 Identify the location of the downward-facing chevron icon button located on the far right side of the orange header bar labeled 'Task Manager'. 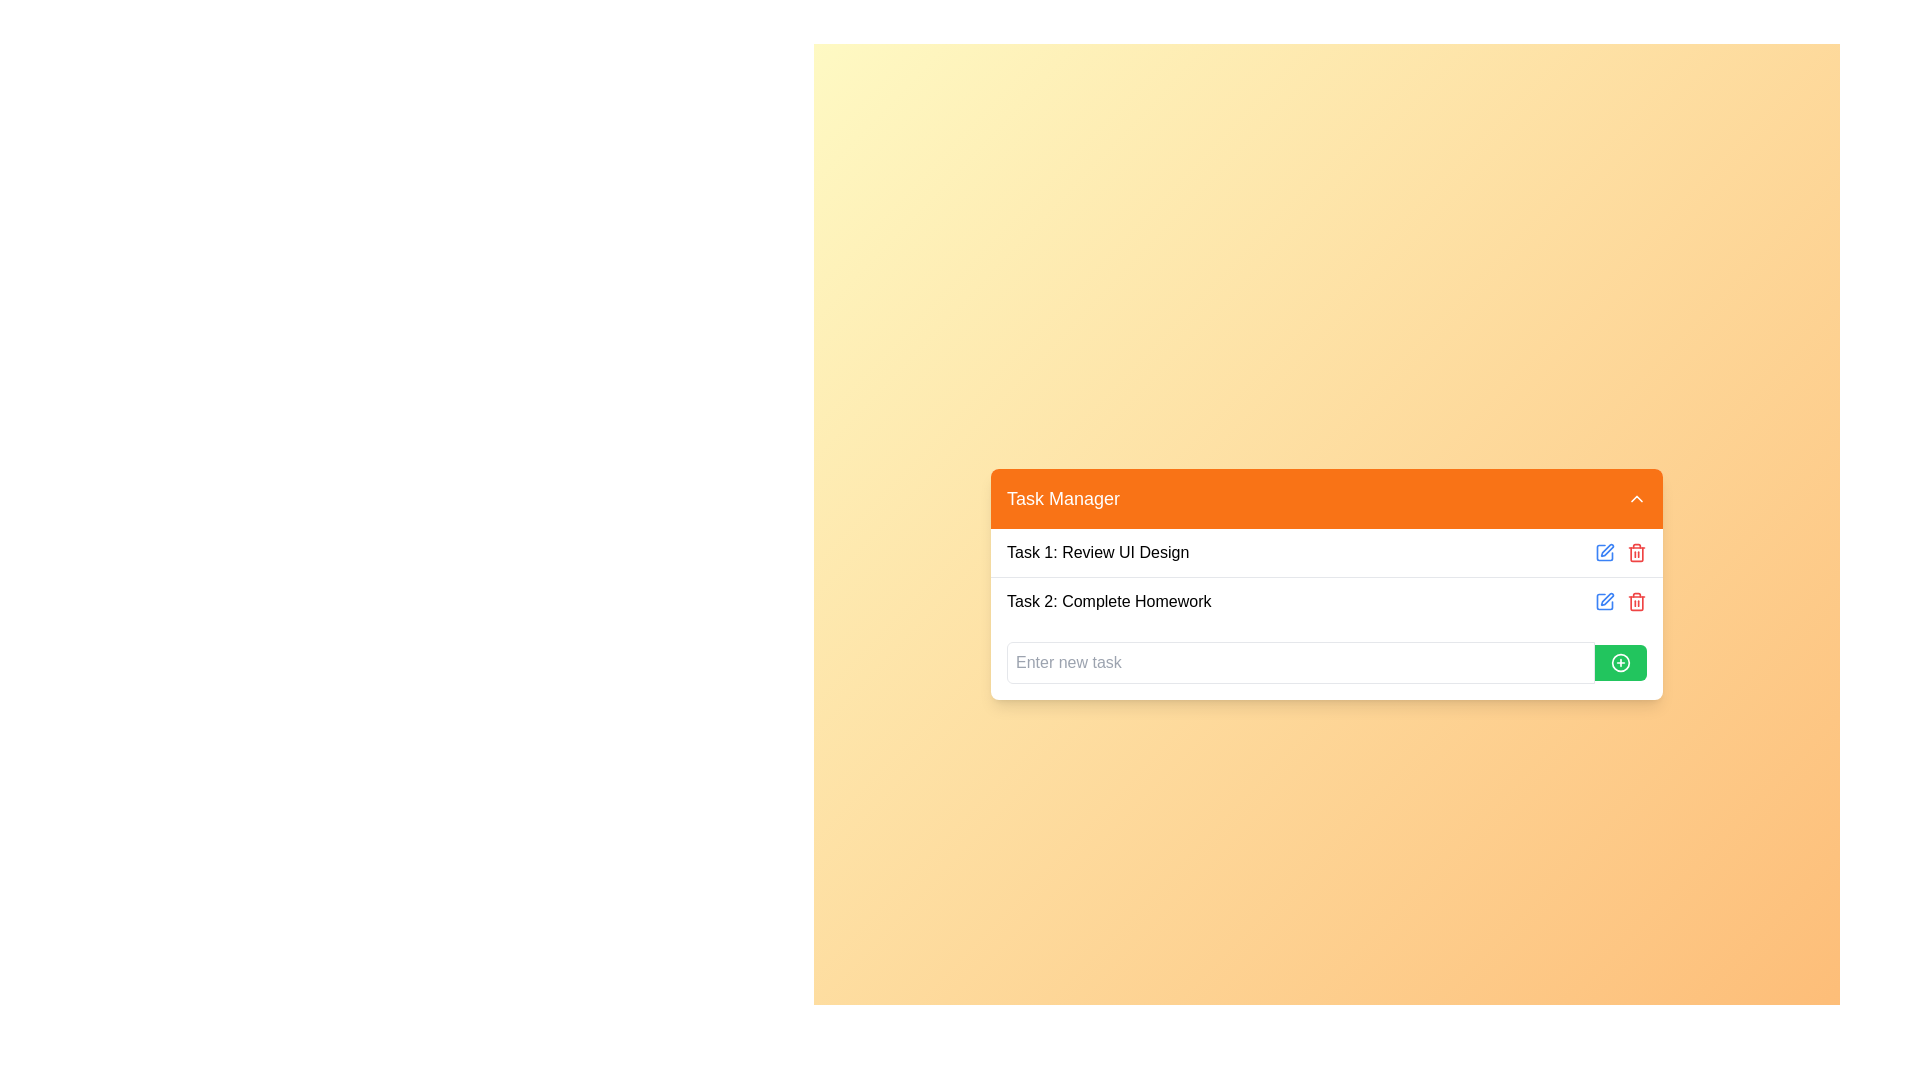
(1636, 496).